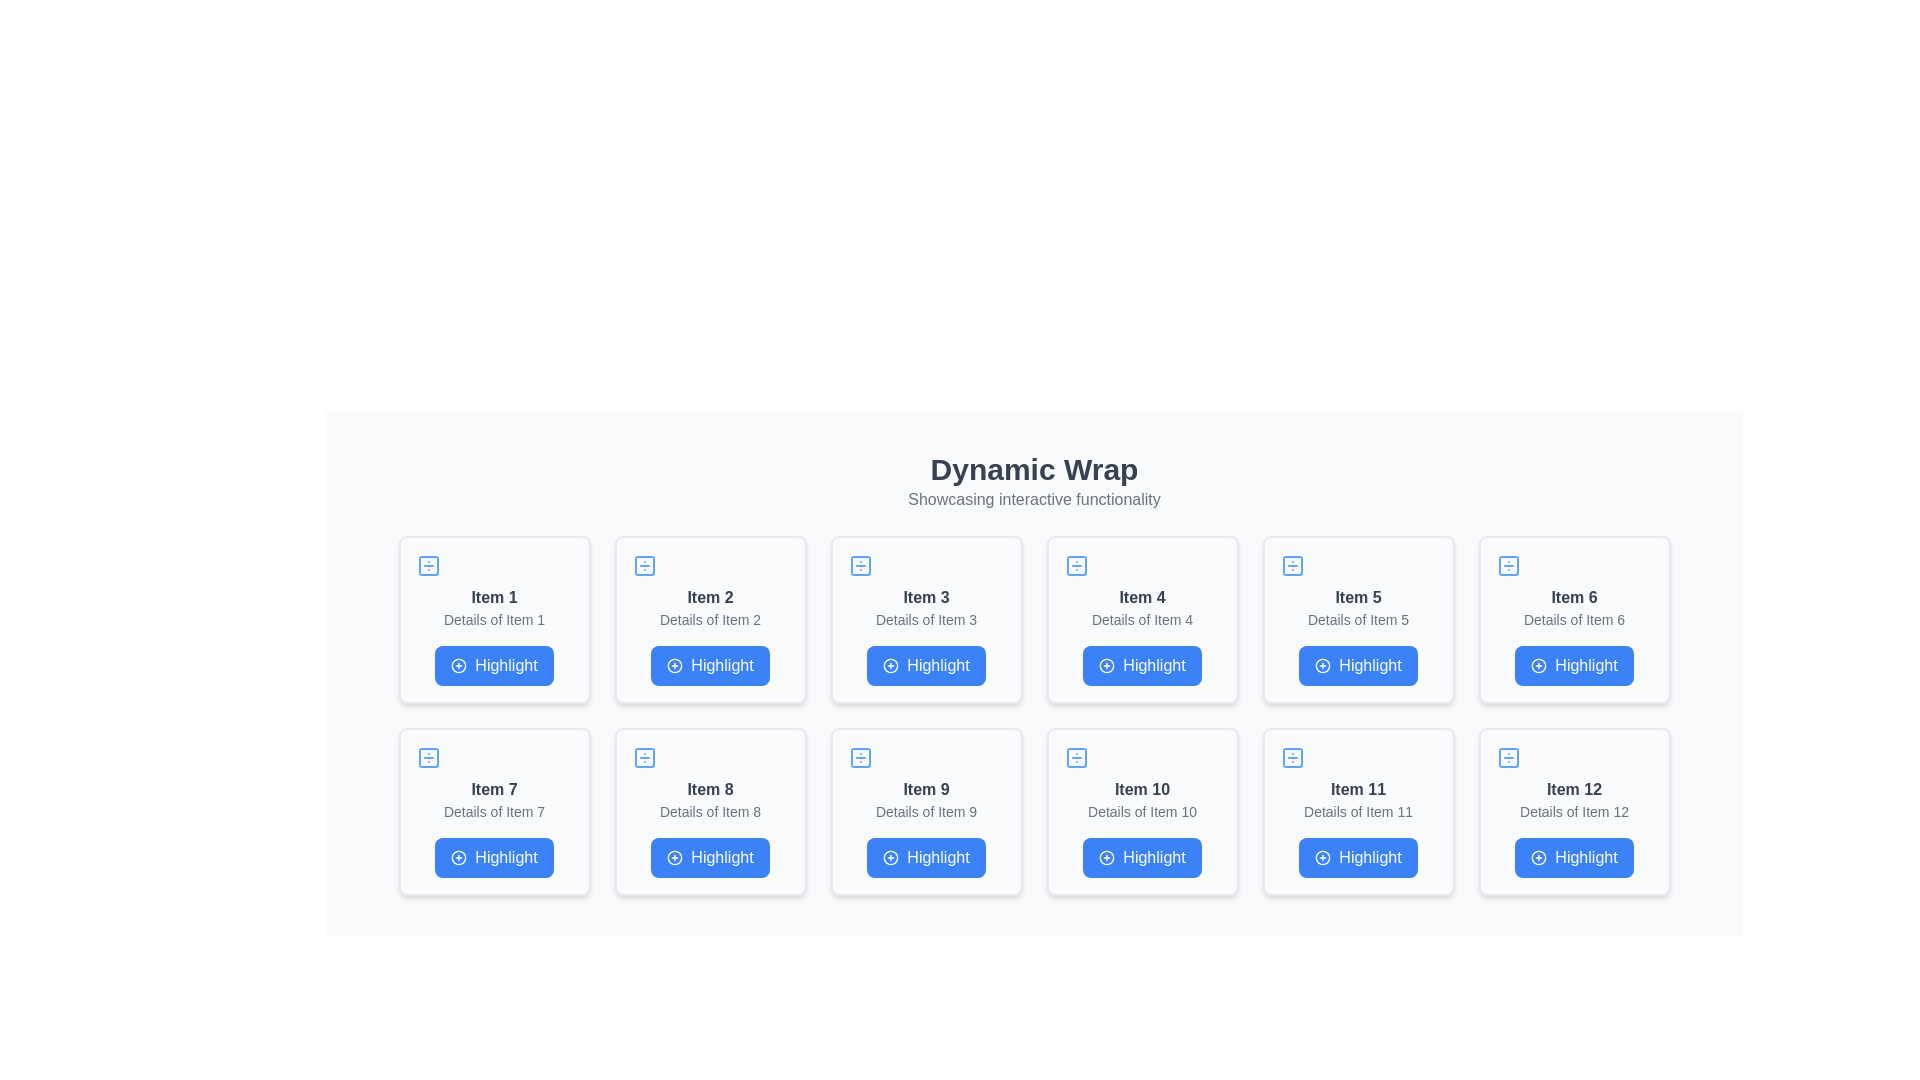  I want to click on the text label displaying 'Dynamic Wrap' which is styled in a large, bold, dark gray font, centered at the top of the page, so click(1034, 470).